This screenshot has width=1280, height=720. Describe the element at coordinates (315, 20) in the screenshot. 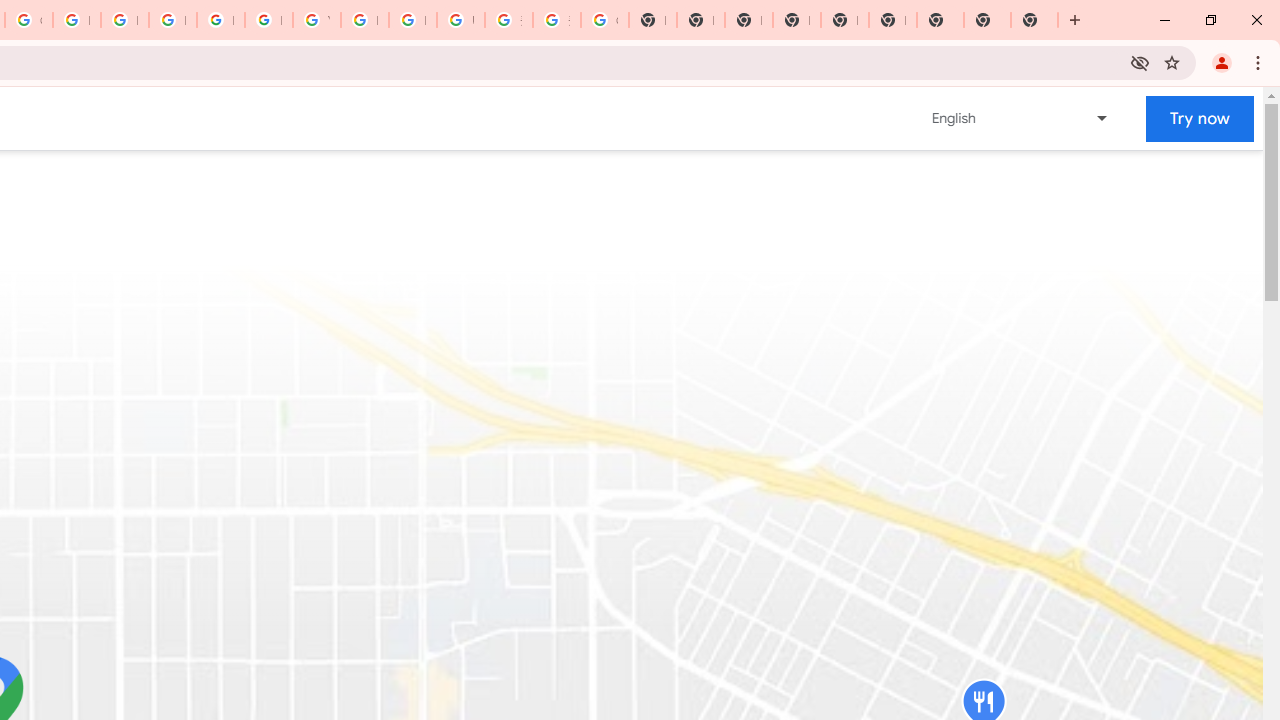

I see `'YouTube'` at that location.